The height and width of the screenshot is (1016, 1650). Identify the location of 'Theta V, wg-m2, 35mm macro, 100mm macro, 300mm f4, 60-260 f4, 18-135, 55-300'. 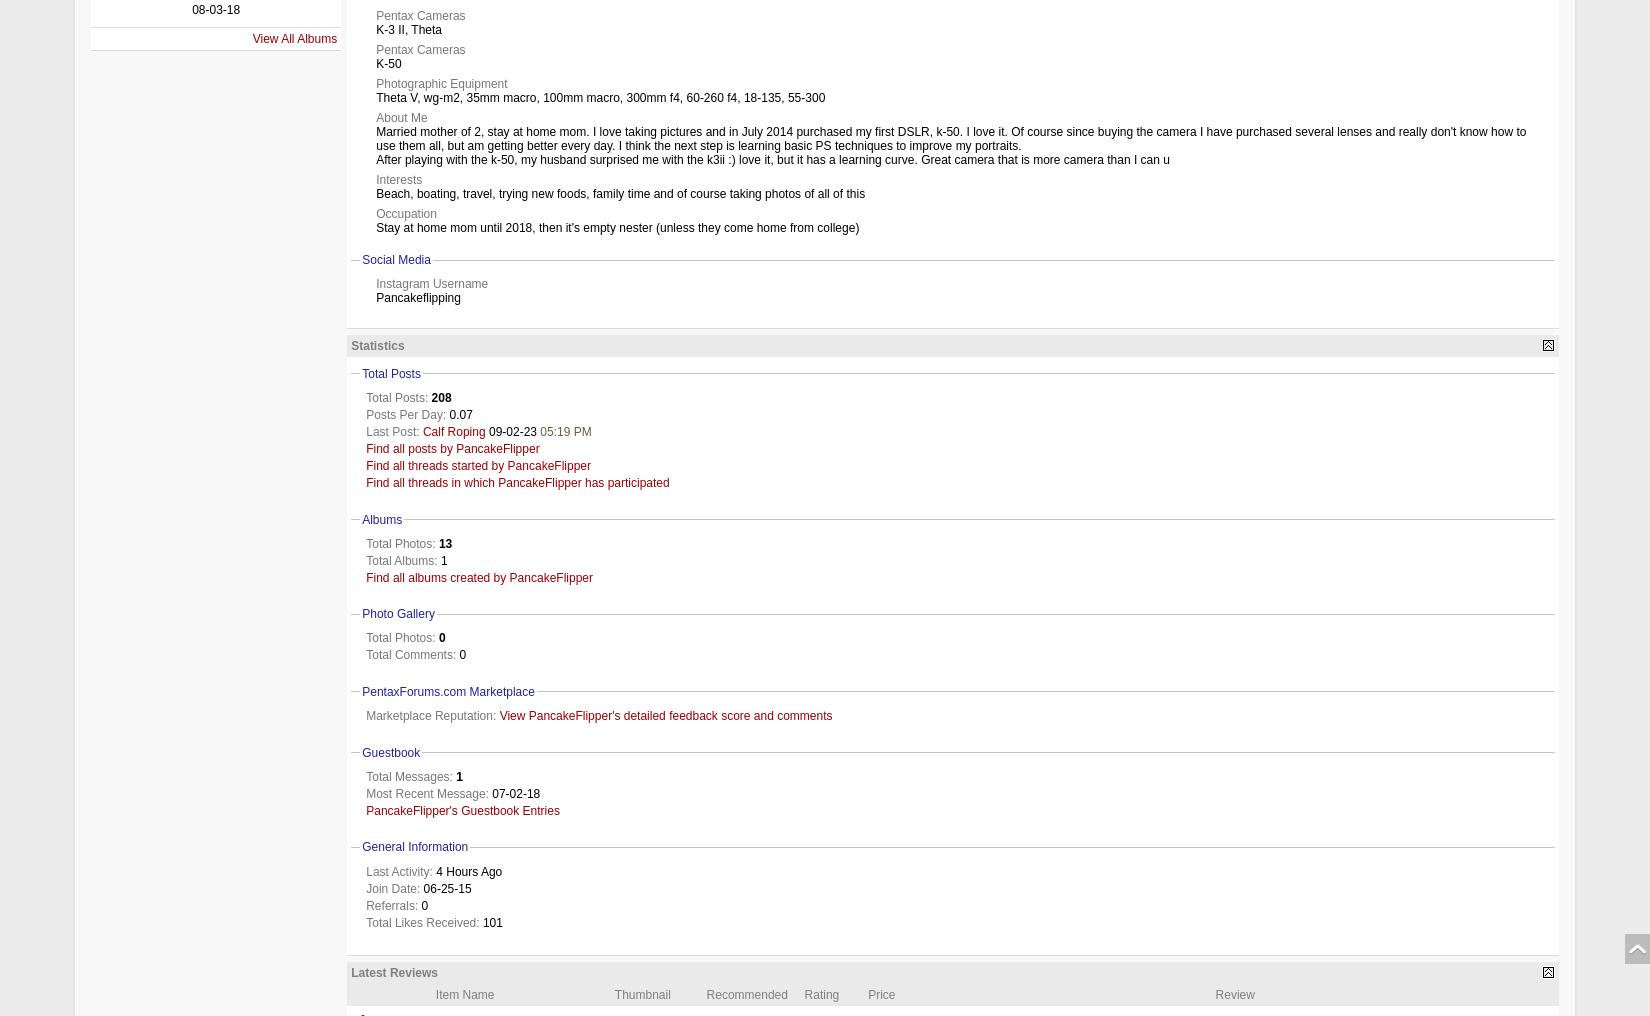
(376, 97).